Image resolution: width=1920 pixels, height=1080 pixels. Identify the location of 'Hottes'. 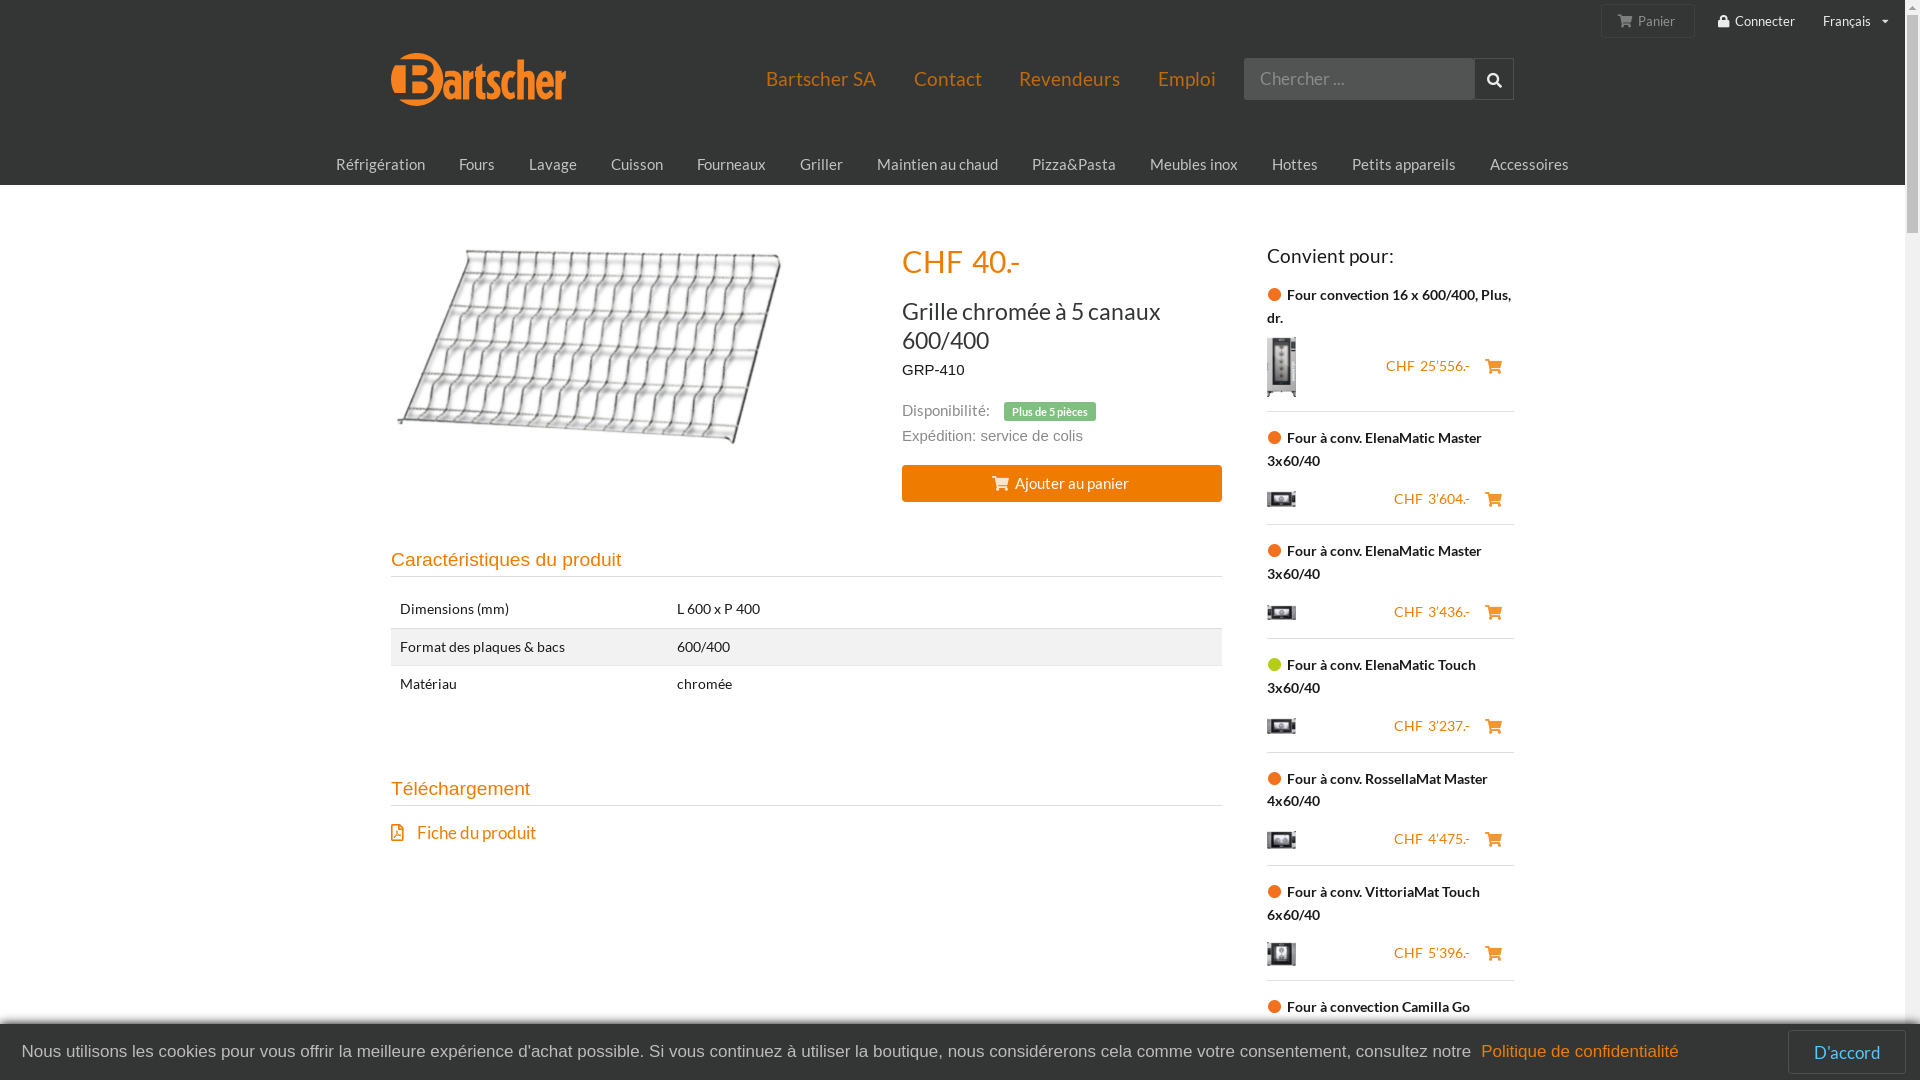
(1295, 164).